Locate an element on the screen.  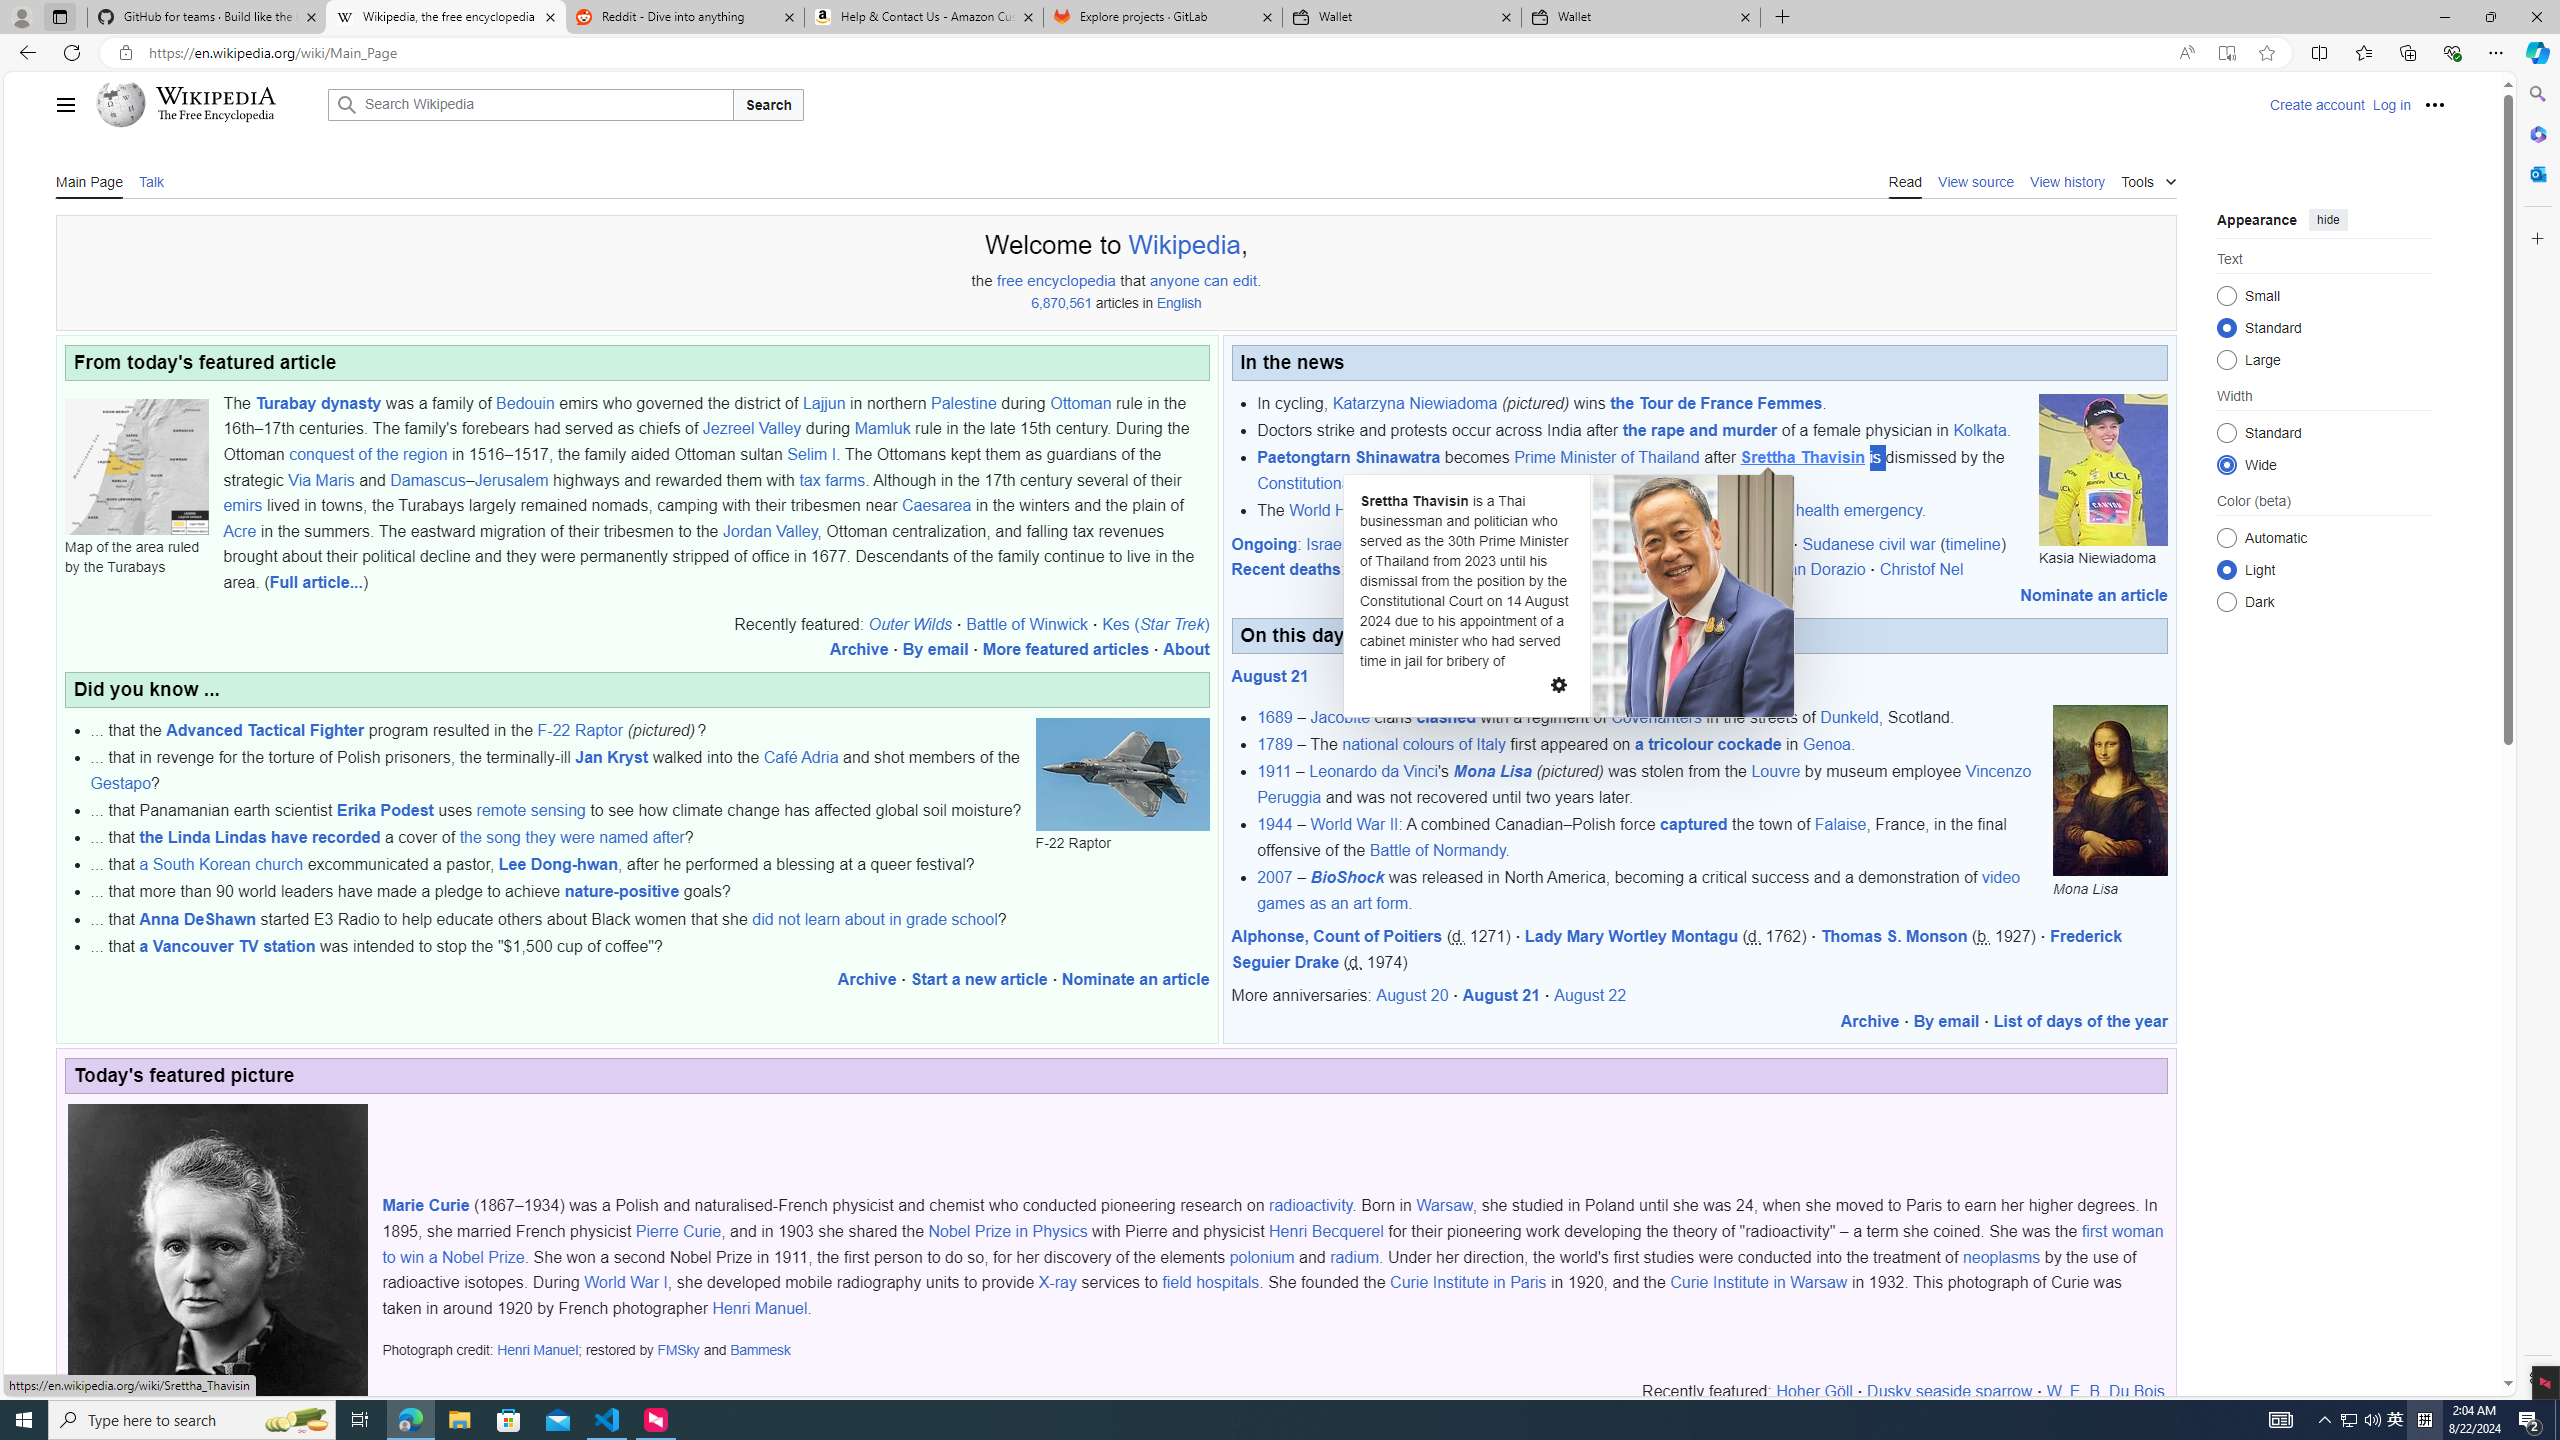
'Lady Mary Wortley Montagu' is located at coordinates (1630, 935).